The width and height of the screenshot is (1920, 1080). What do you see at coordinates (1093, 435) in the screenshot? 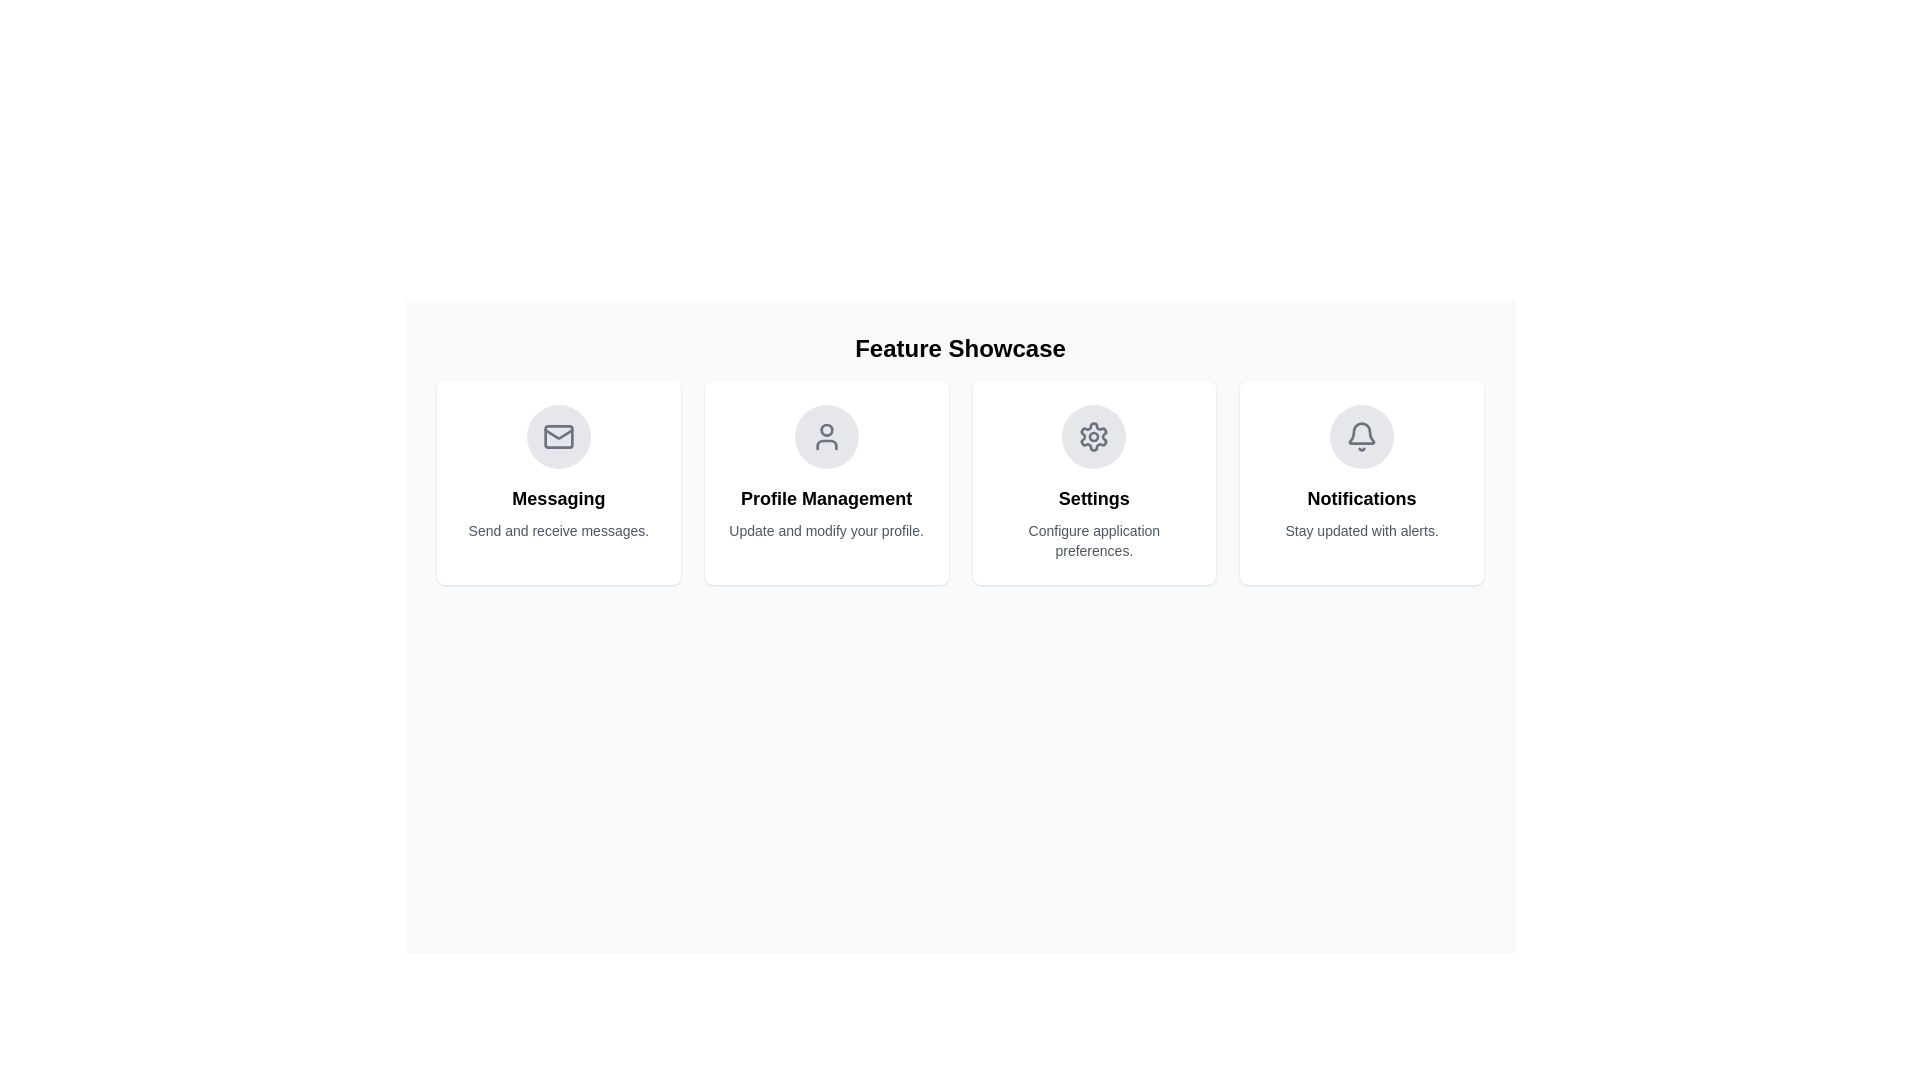
I see `the cog-shaped icon within the 'Settings' card in the Feature Showcase section, which is located above the 'Configure application preferences' text and below the title 'Settings'` at bounding box center [1093, 435].